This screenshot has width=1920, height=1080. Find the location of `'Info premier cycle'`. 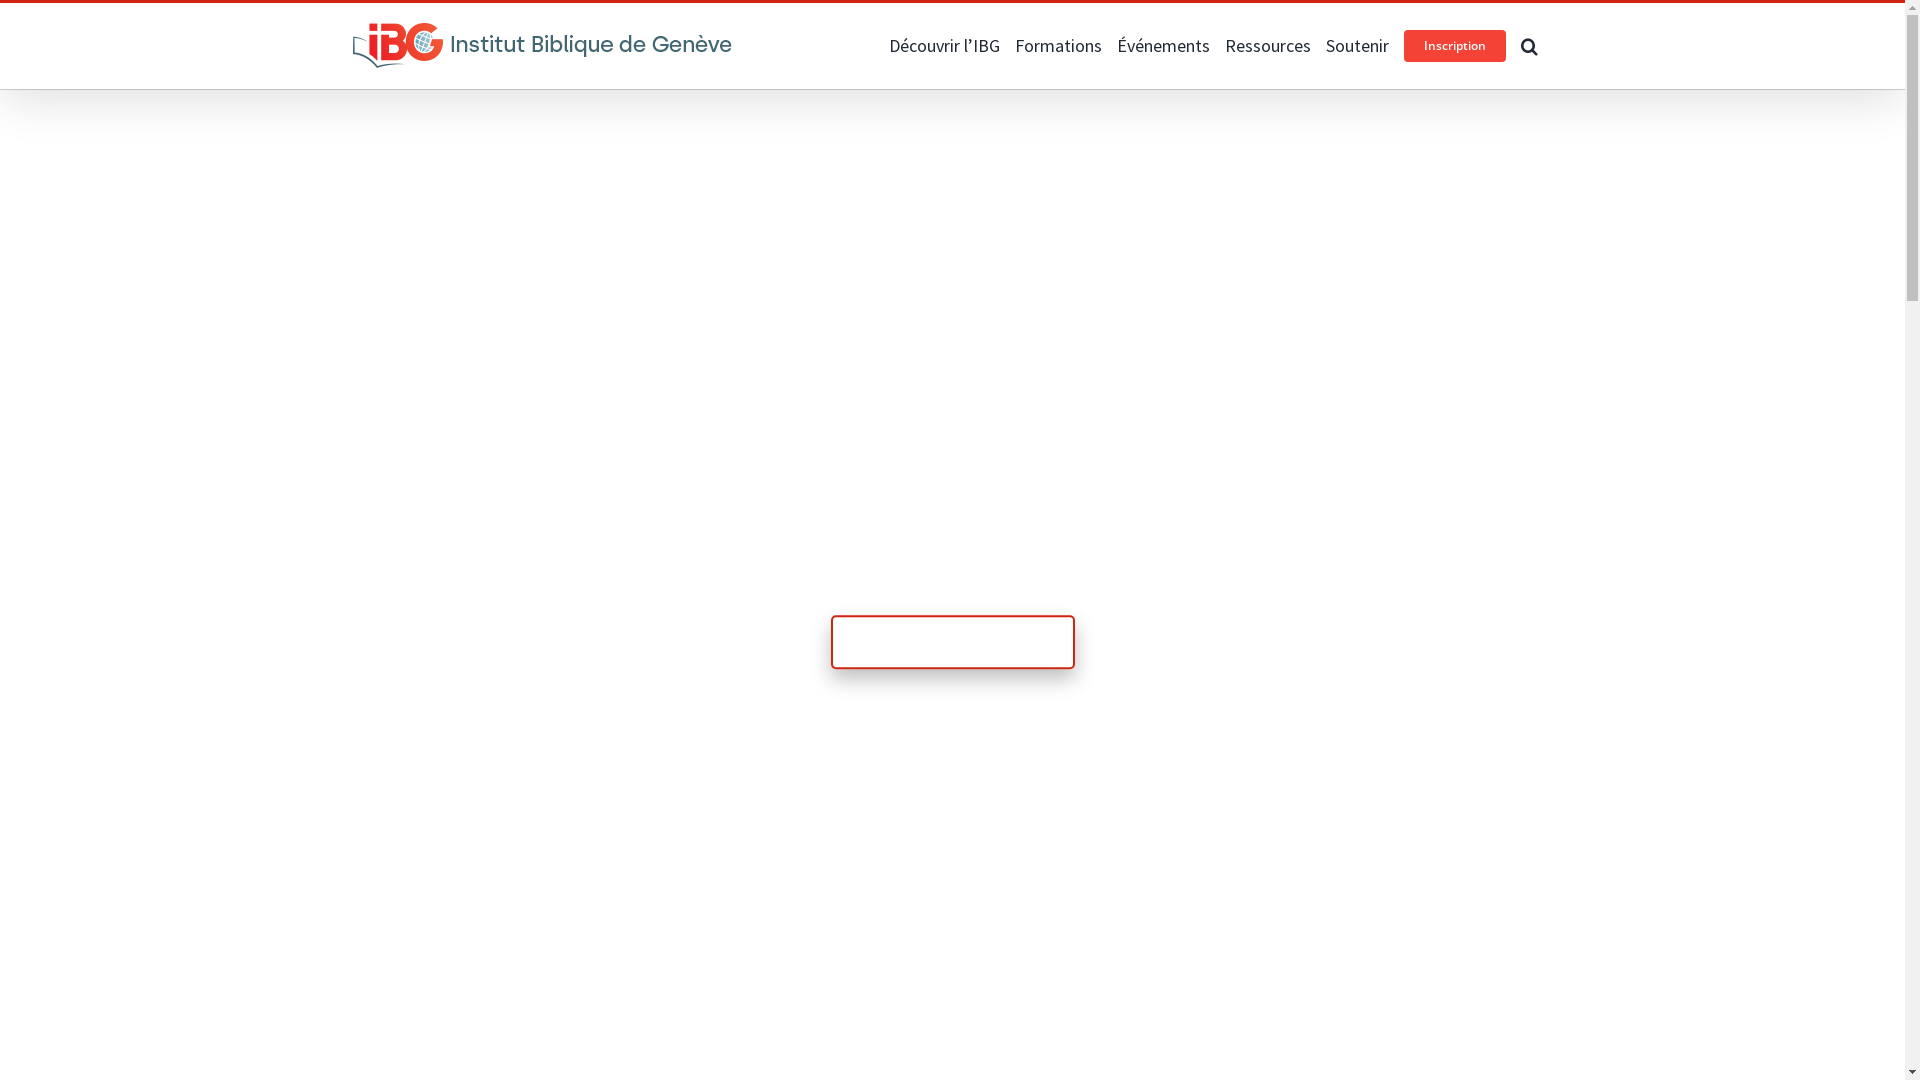

'Info premier cycle' is located at coordinates (950, 641).